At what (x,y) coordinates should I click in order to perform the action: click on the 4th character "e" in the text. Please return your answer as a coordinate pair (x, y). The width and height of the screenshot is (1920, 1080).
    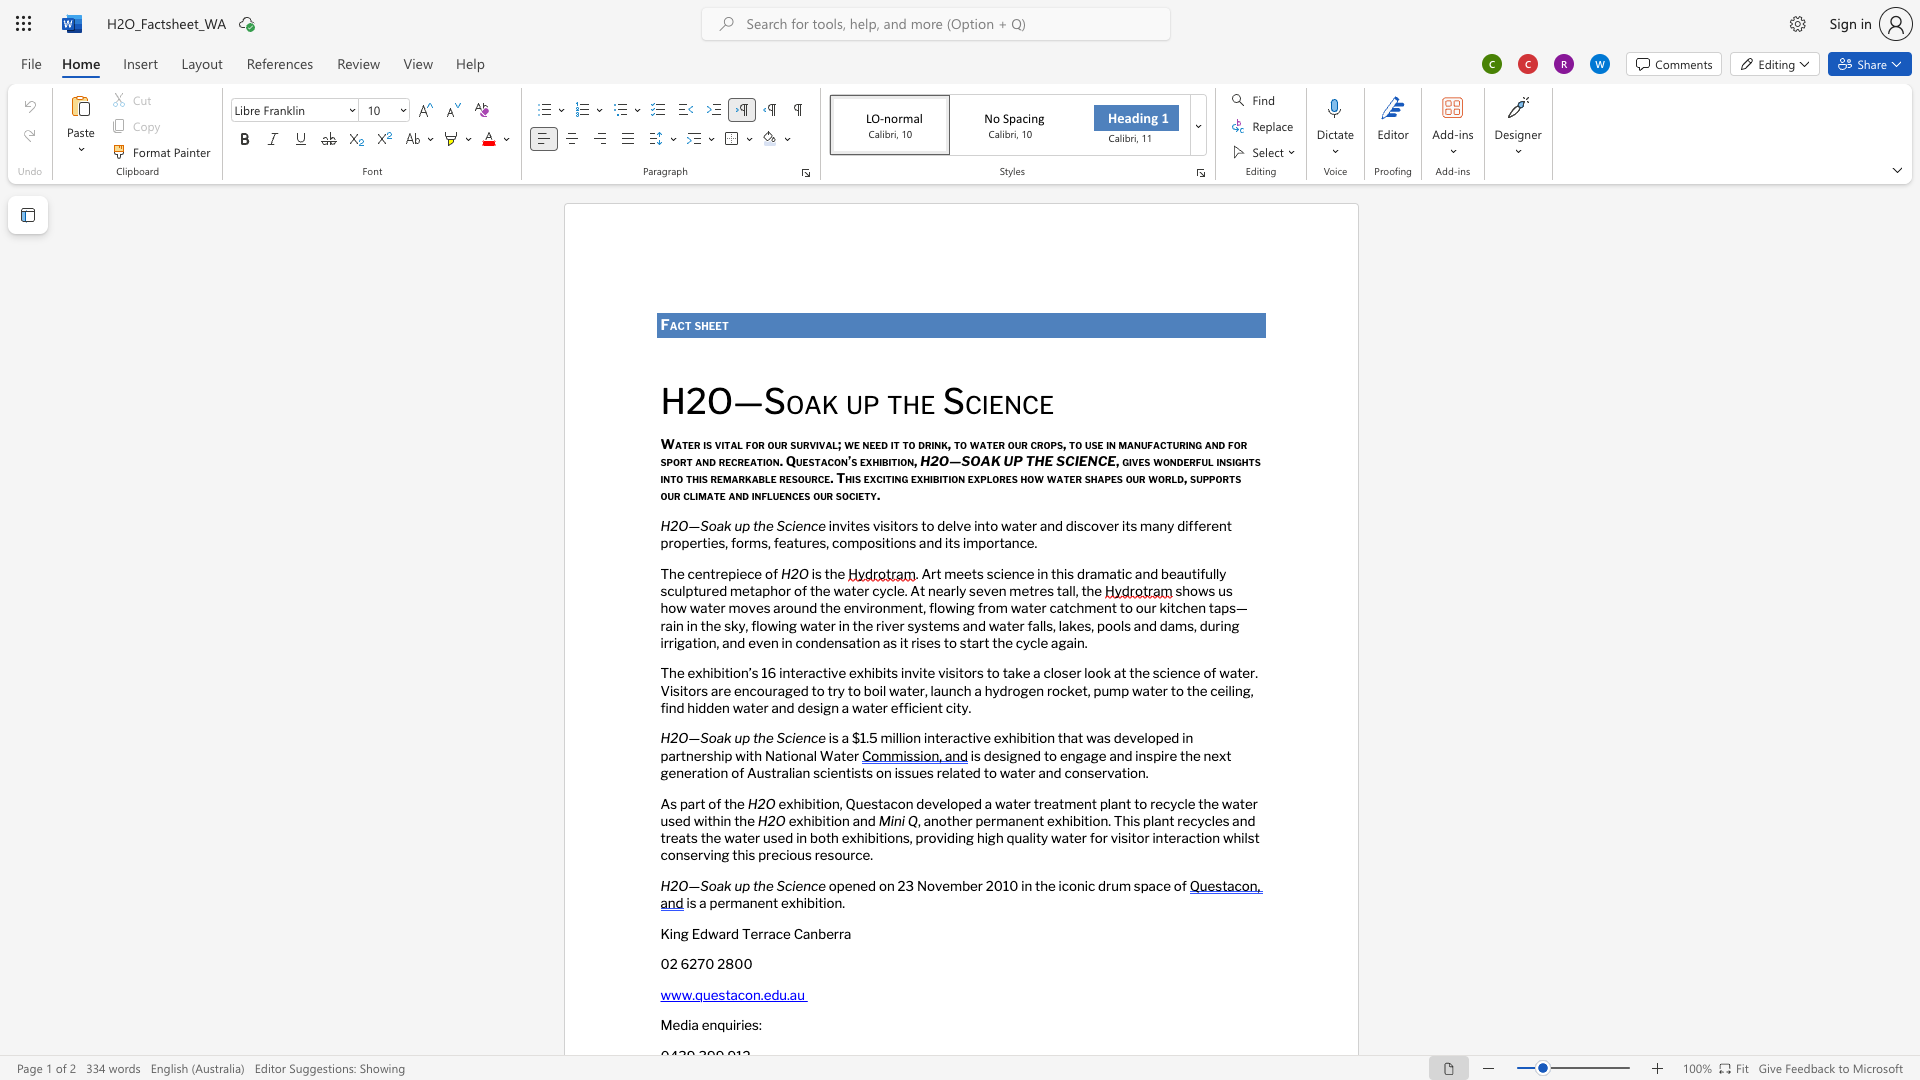
    Looking at the image, I should click on (1030, 573).